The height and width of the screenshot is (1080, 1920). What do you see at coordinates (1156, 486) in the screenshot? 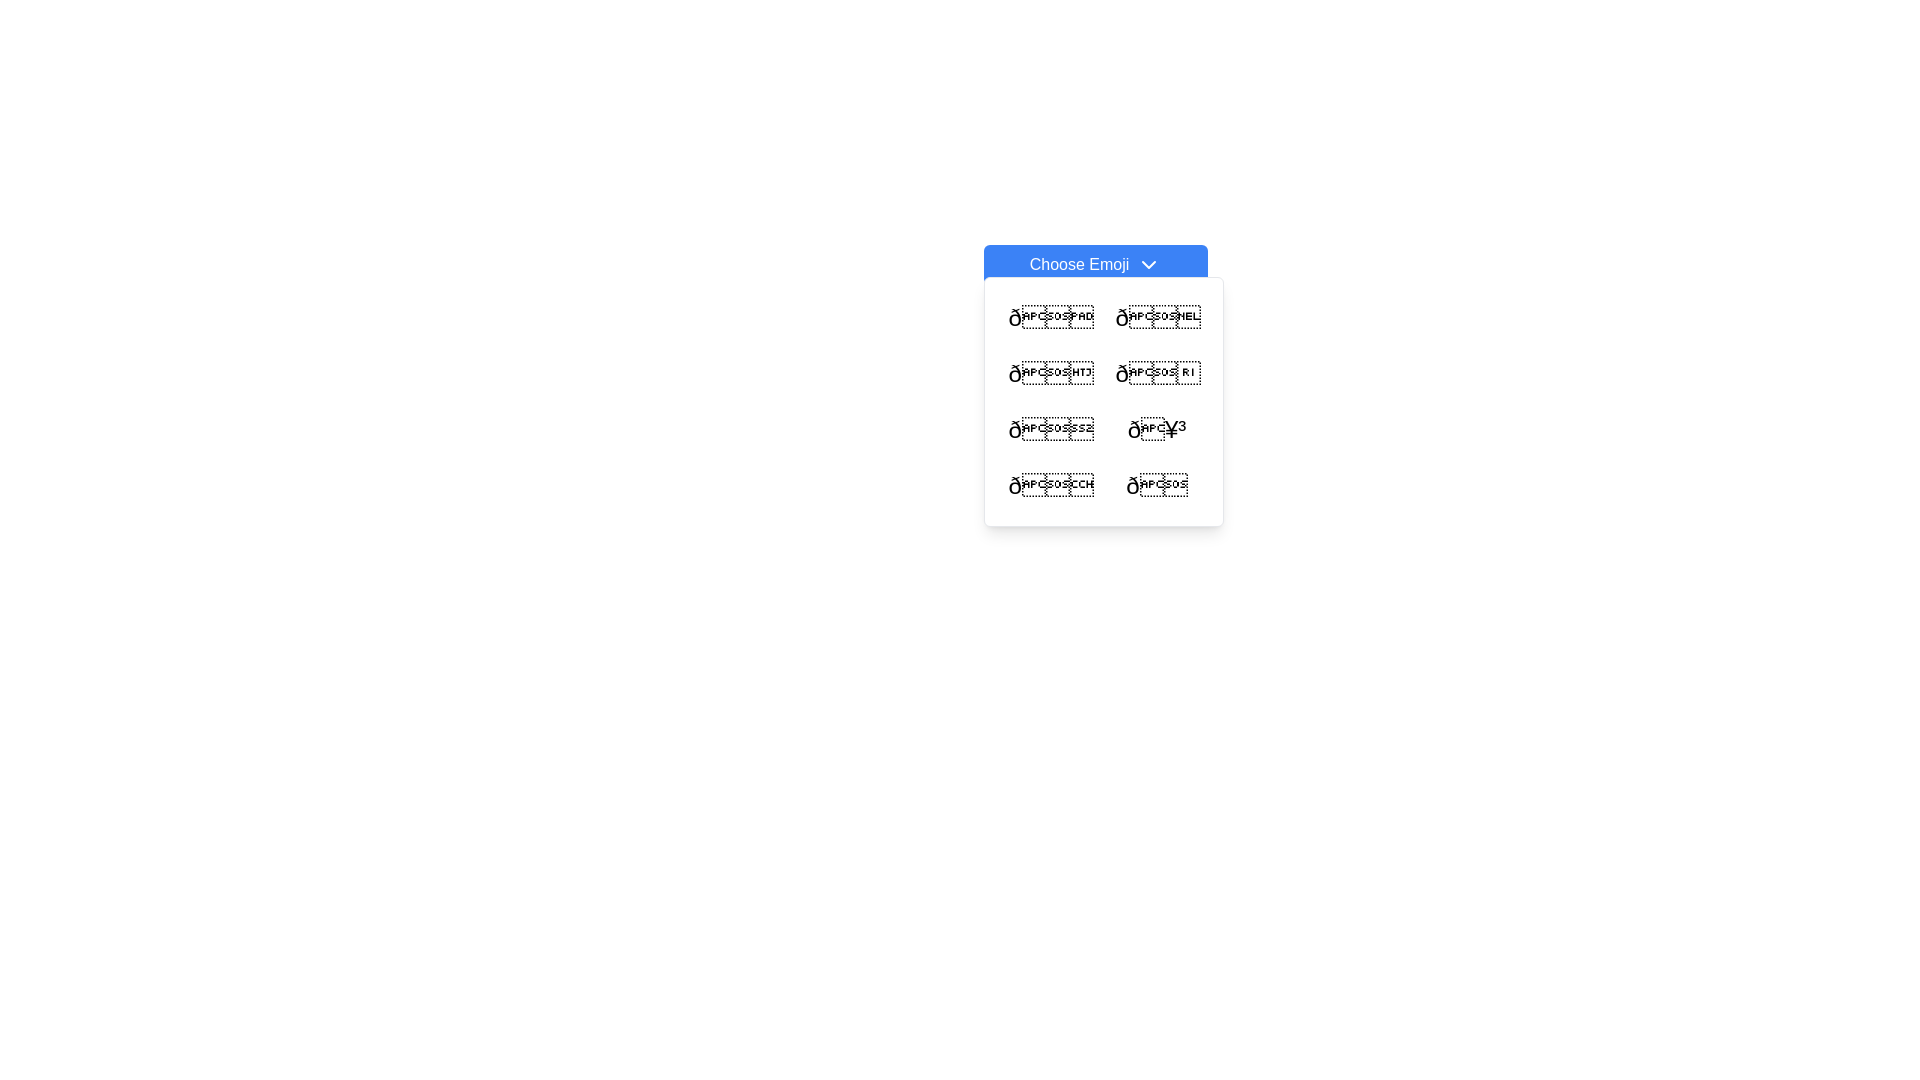
I see `the last emoji in the bottom-right corner of the emoji grid` at bounding box center [1156, 486].